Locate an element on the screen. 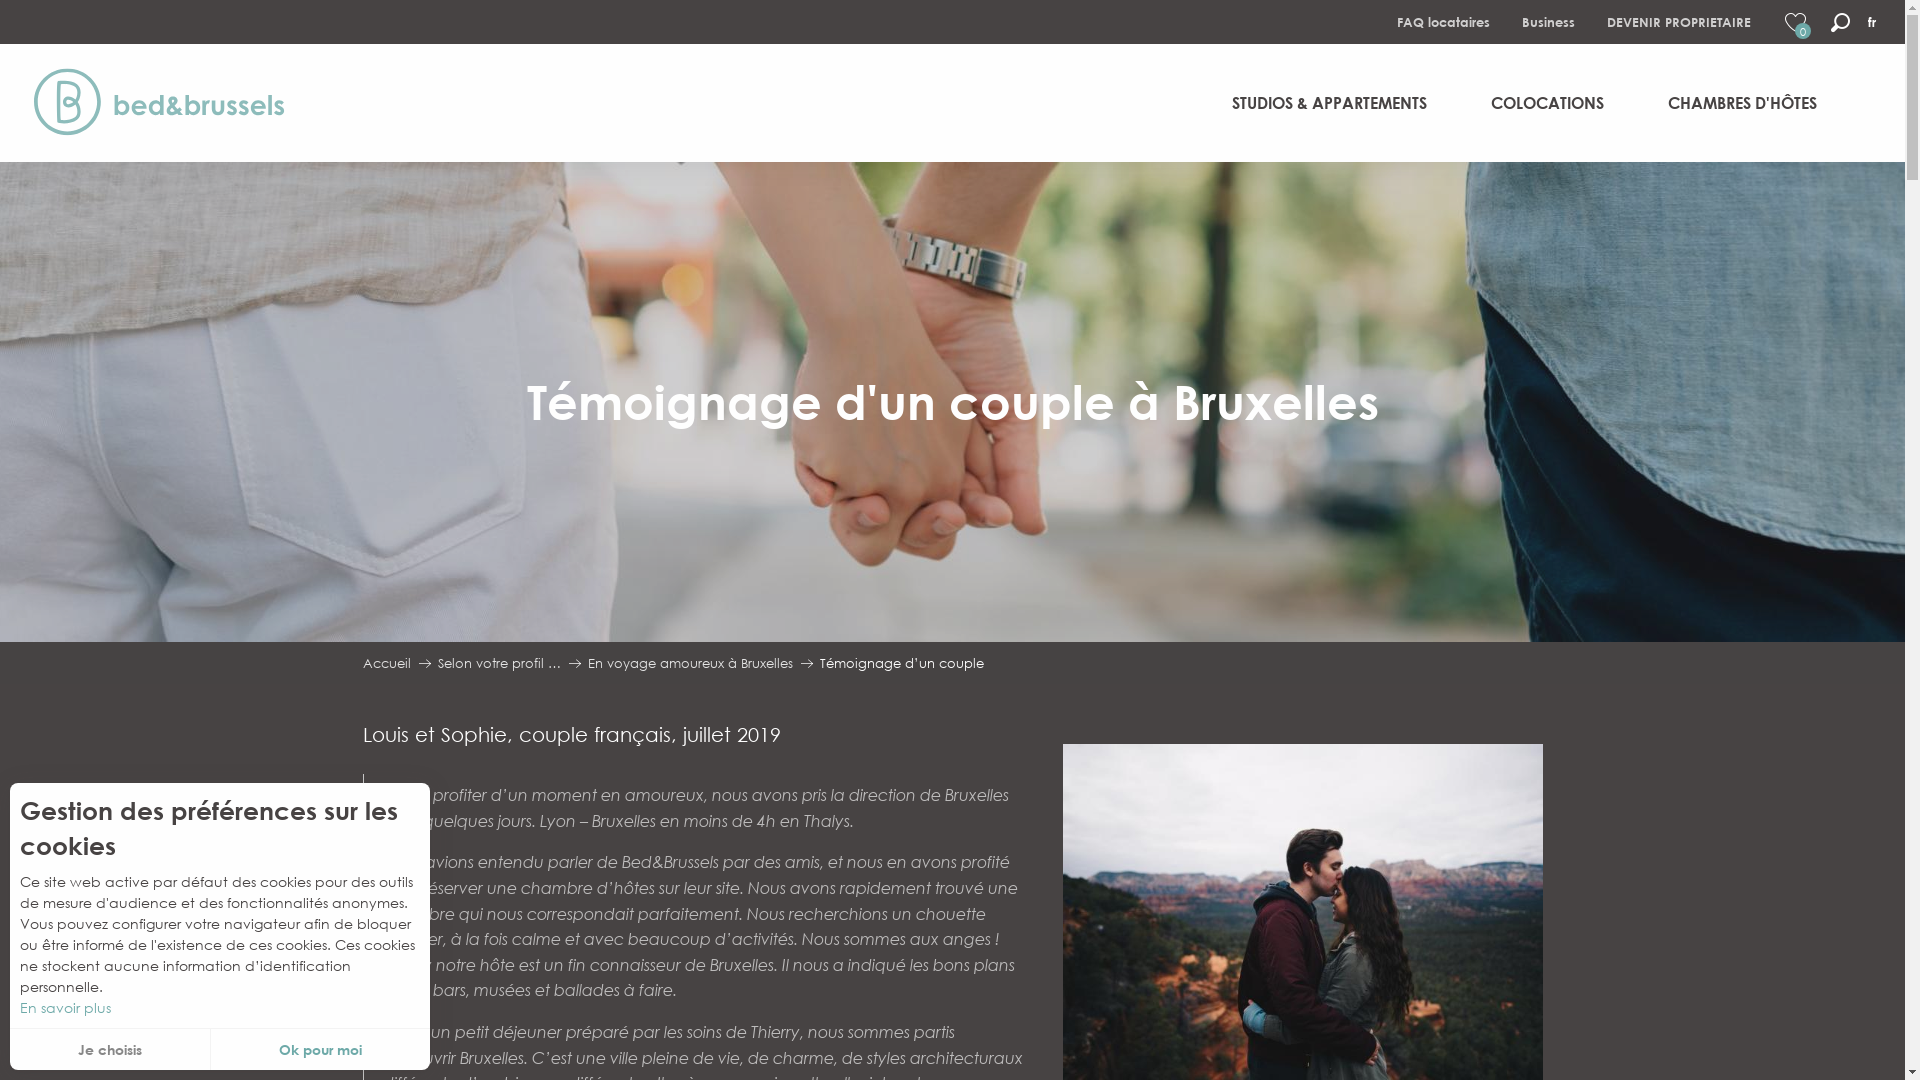 This screenshot has height=1080, width=1920. 'COLOCATIONS' is located at coordinates (1546, 103).